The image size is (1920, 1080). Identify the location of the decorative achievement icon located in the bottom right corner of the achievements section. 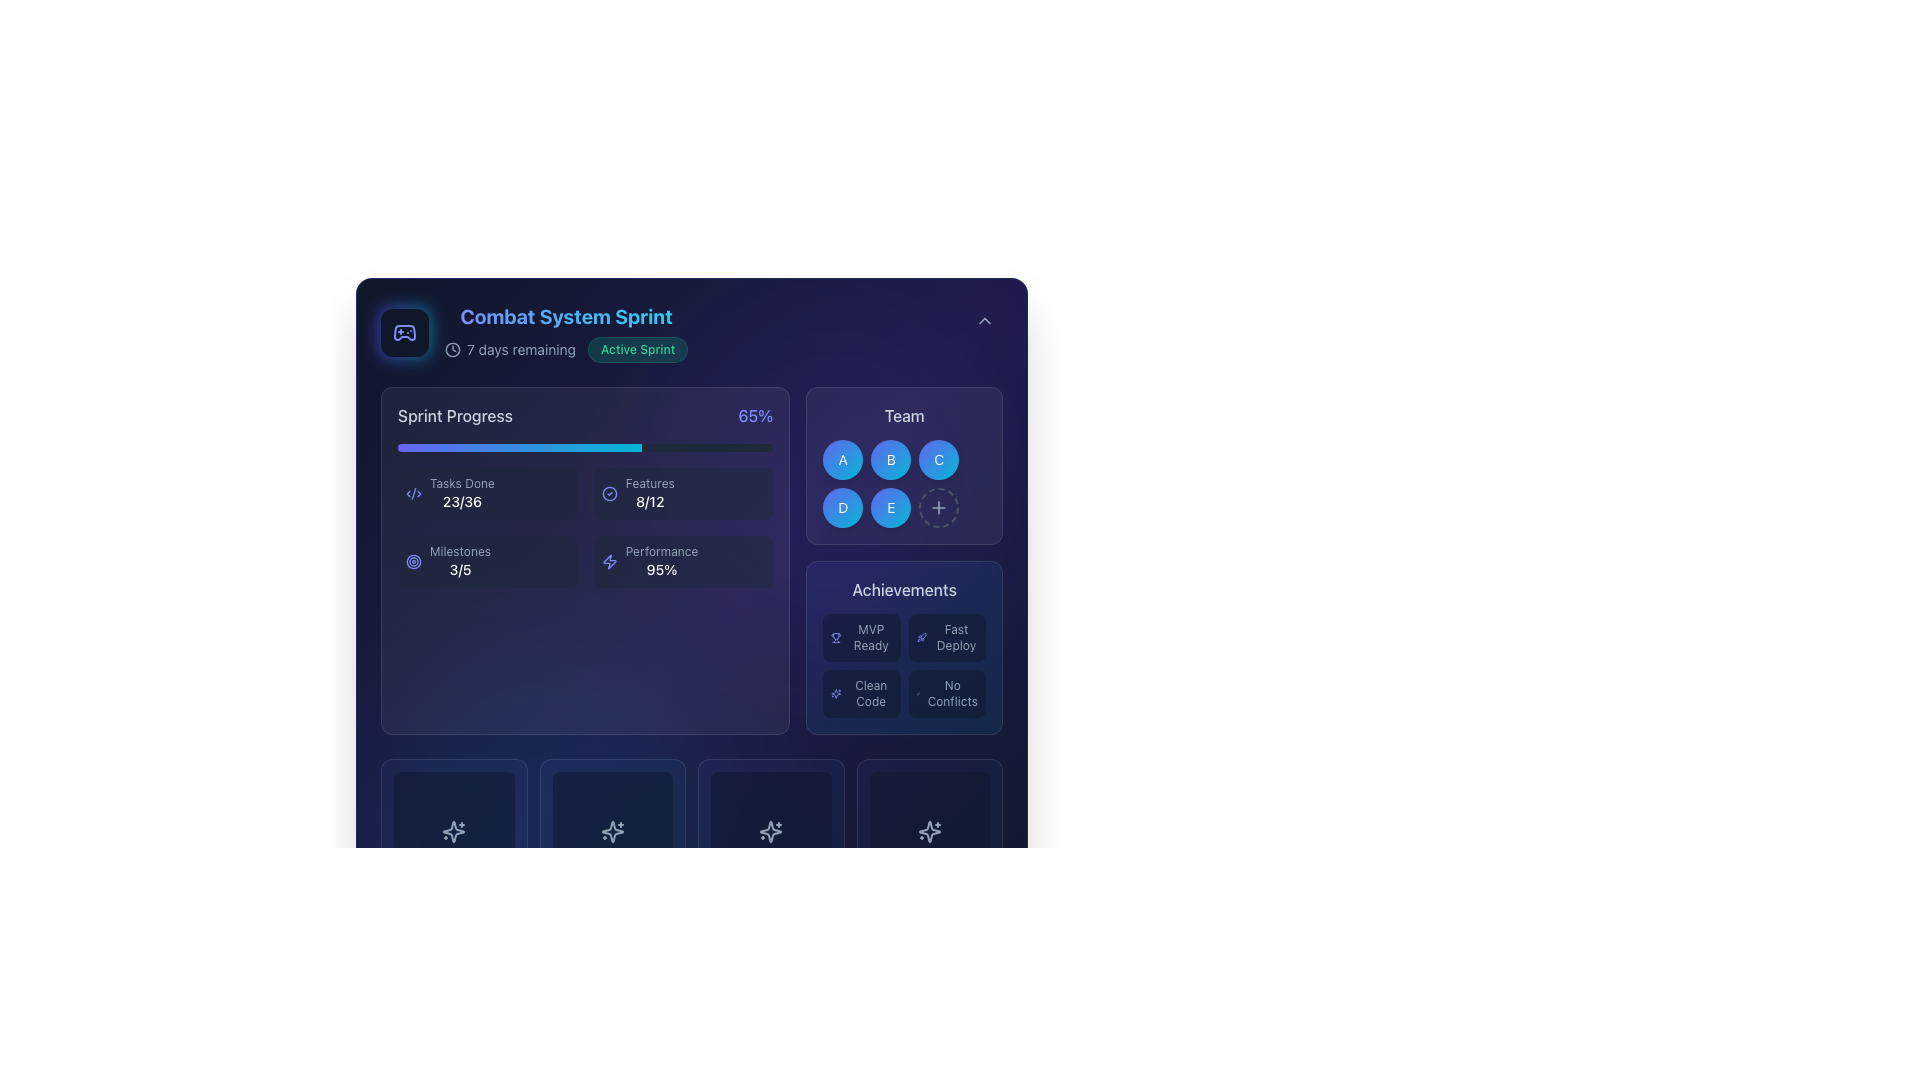
(928, 832).